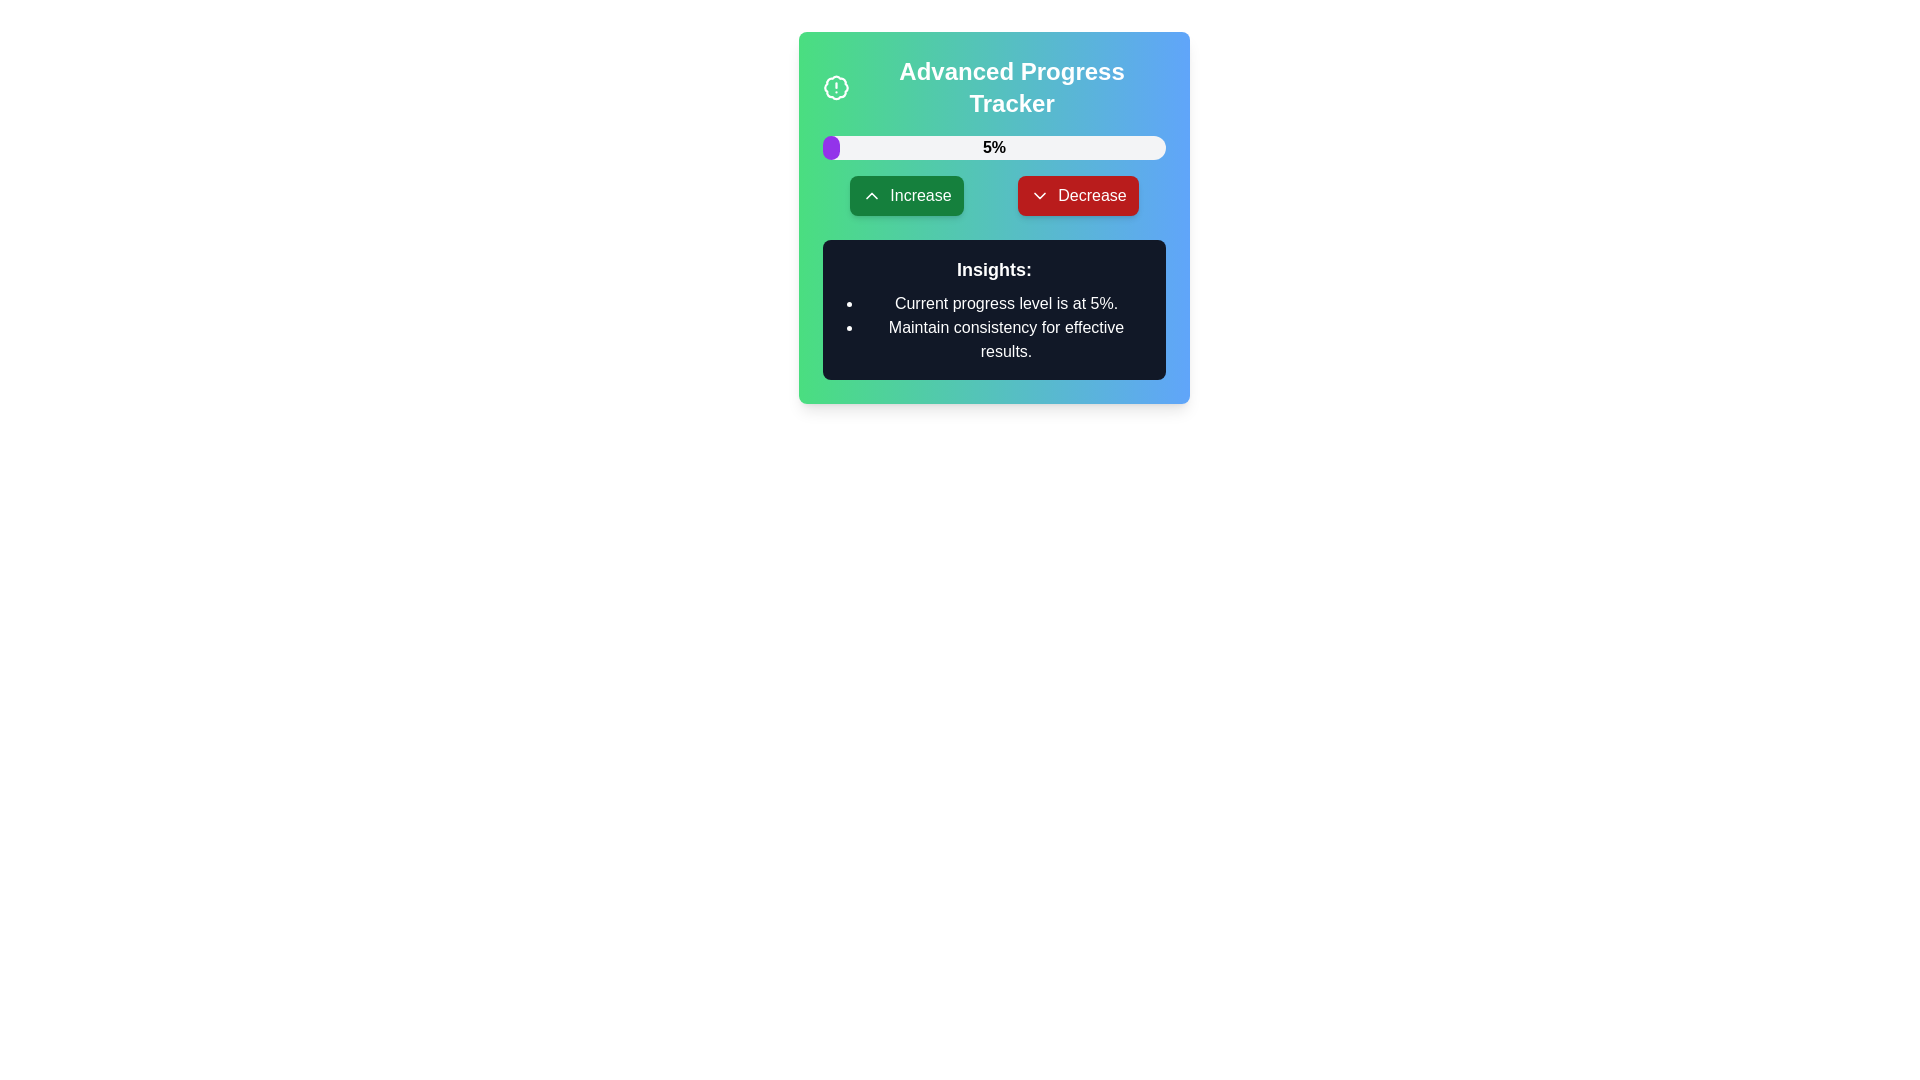 The height and width of the screenshot is (1080, 1920). I want to click on the first button to the left of the red 'Decrease' button, positioned below the progress bar, so click(906, 196).